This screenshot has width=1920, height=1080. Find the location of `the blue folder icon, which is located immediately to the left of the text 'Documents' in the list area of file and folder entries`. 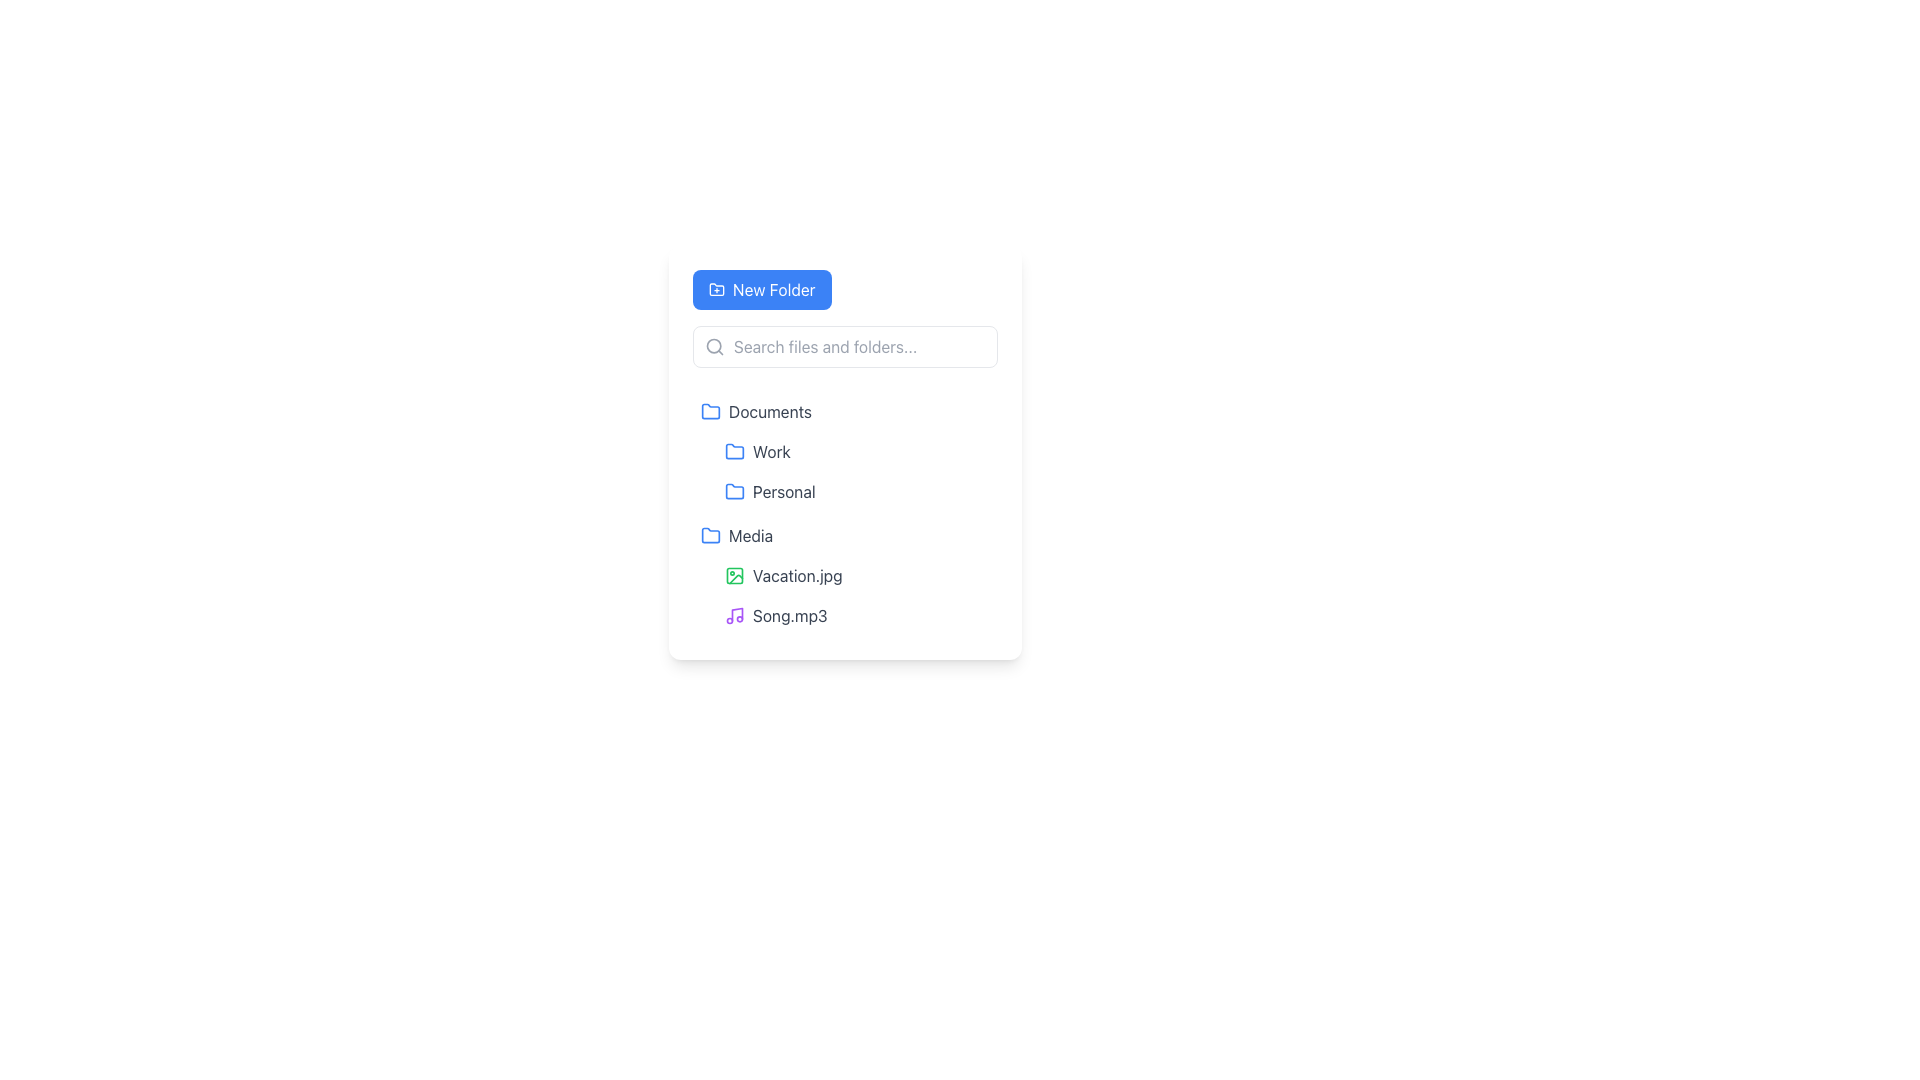

the blue folder icon, which is located immediately to the left of the text 'Documents' in the list area of file and folder entries is located at coordinates (710, 411).